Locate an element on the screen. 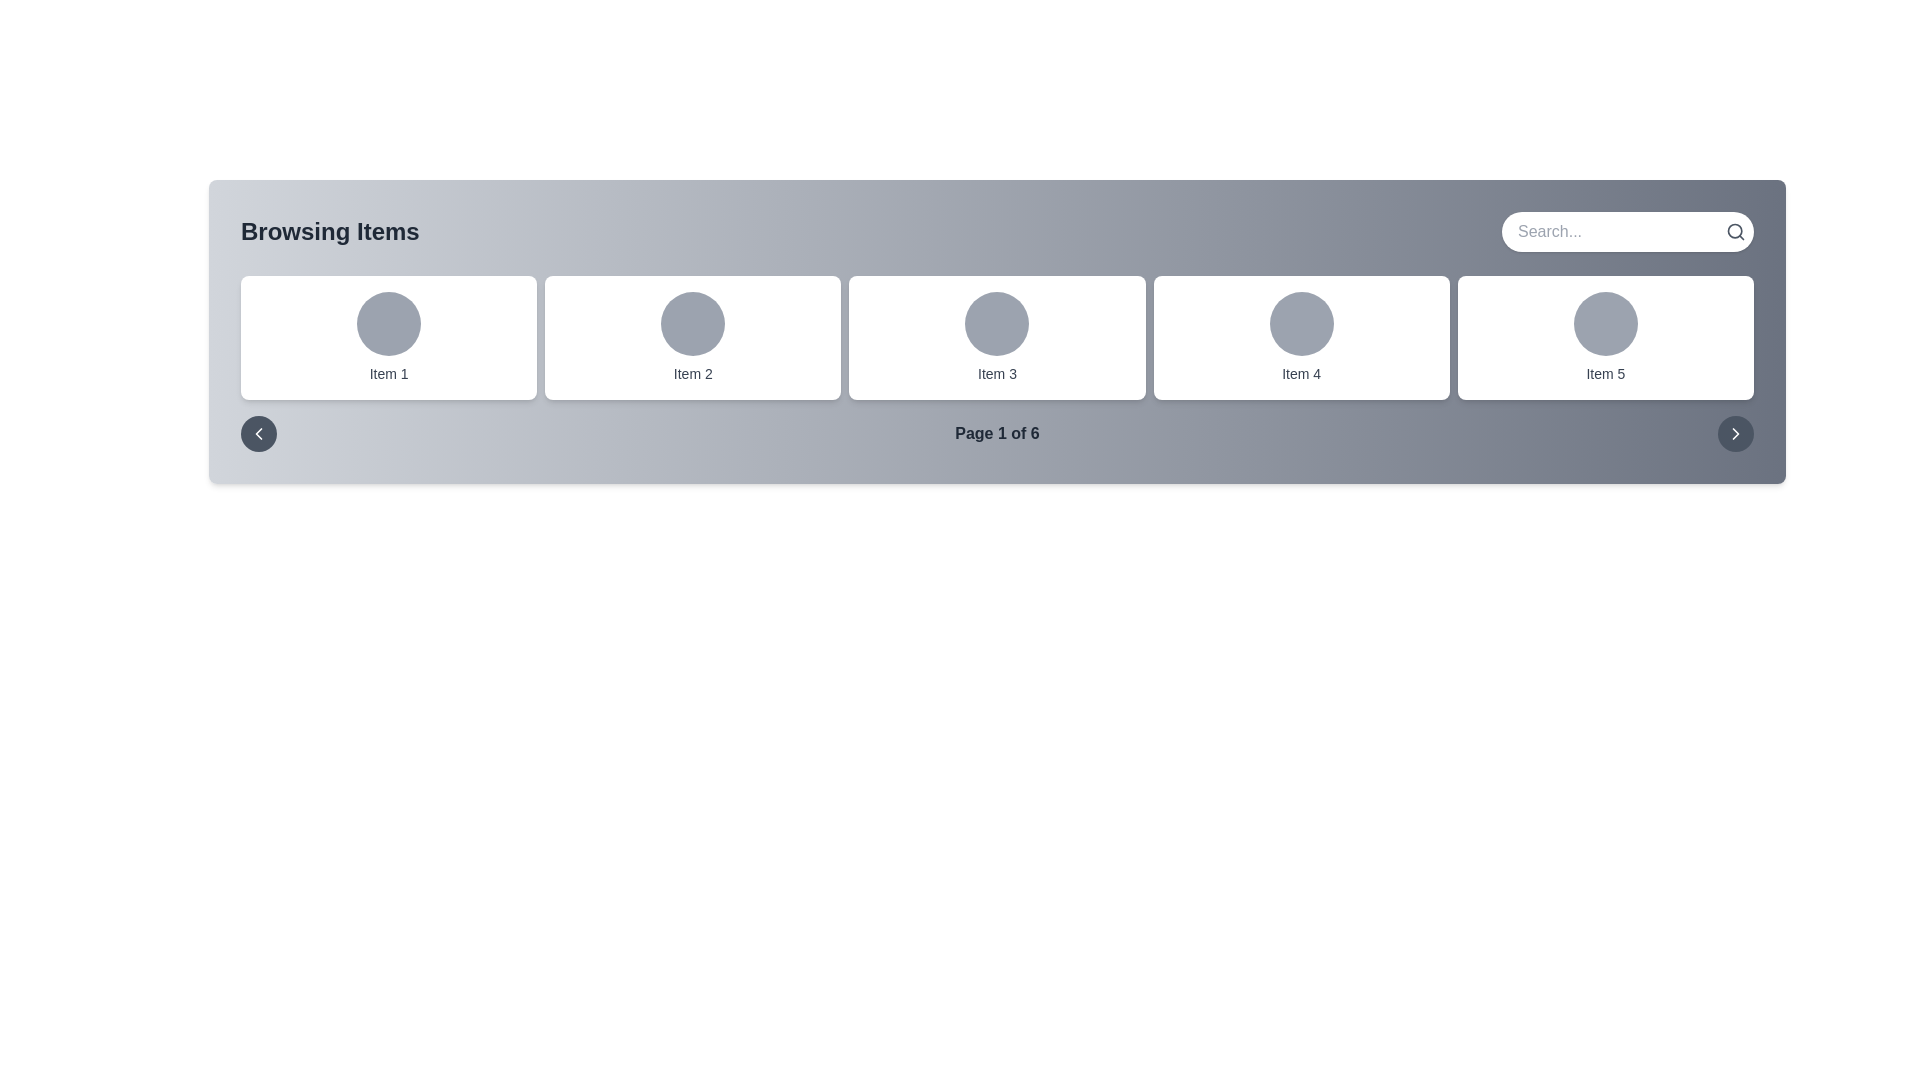 This screenshot has height=1080, width=1920. the chevron icon on the far right of the interface is located at coordinates (1735, 433).